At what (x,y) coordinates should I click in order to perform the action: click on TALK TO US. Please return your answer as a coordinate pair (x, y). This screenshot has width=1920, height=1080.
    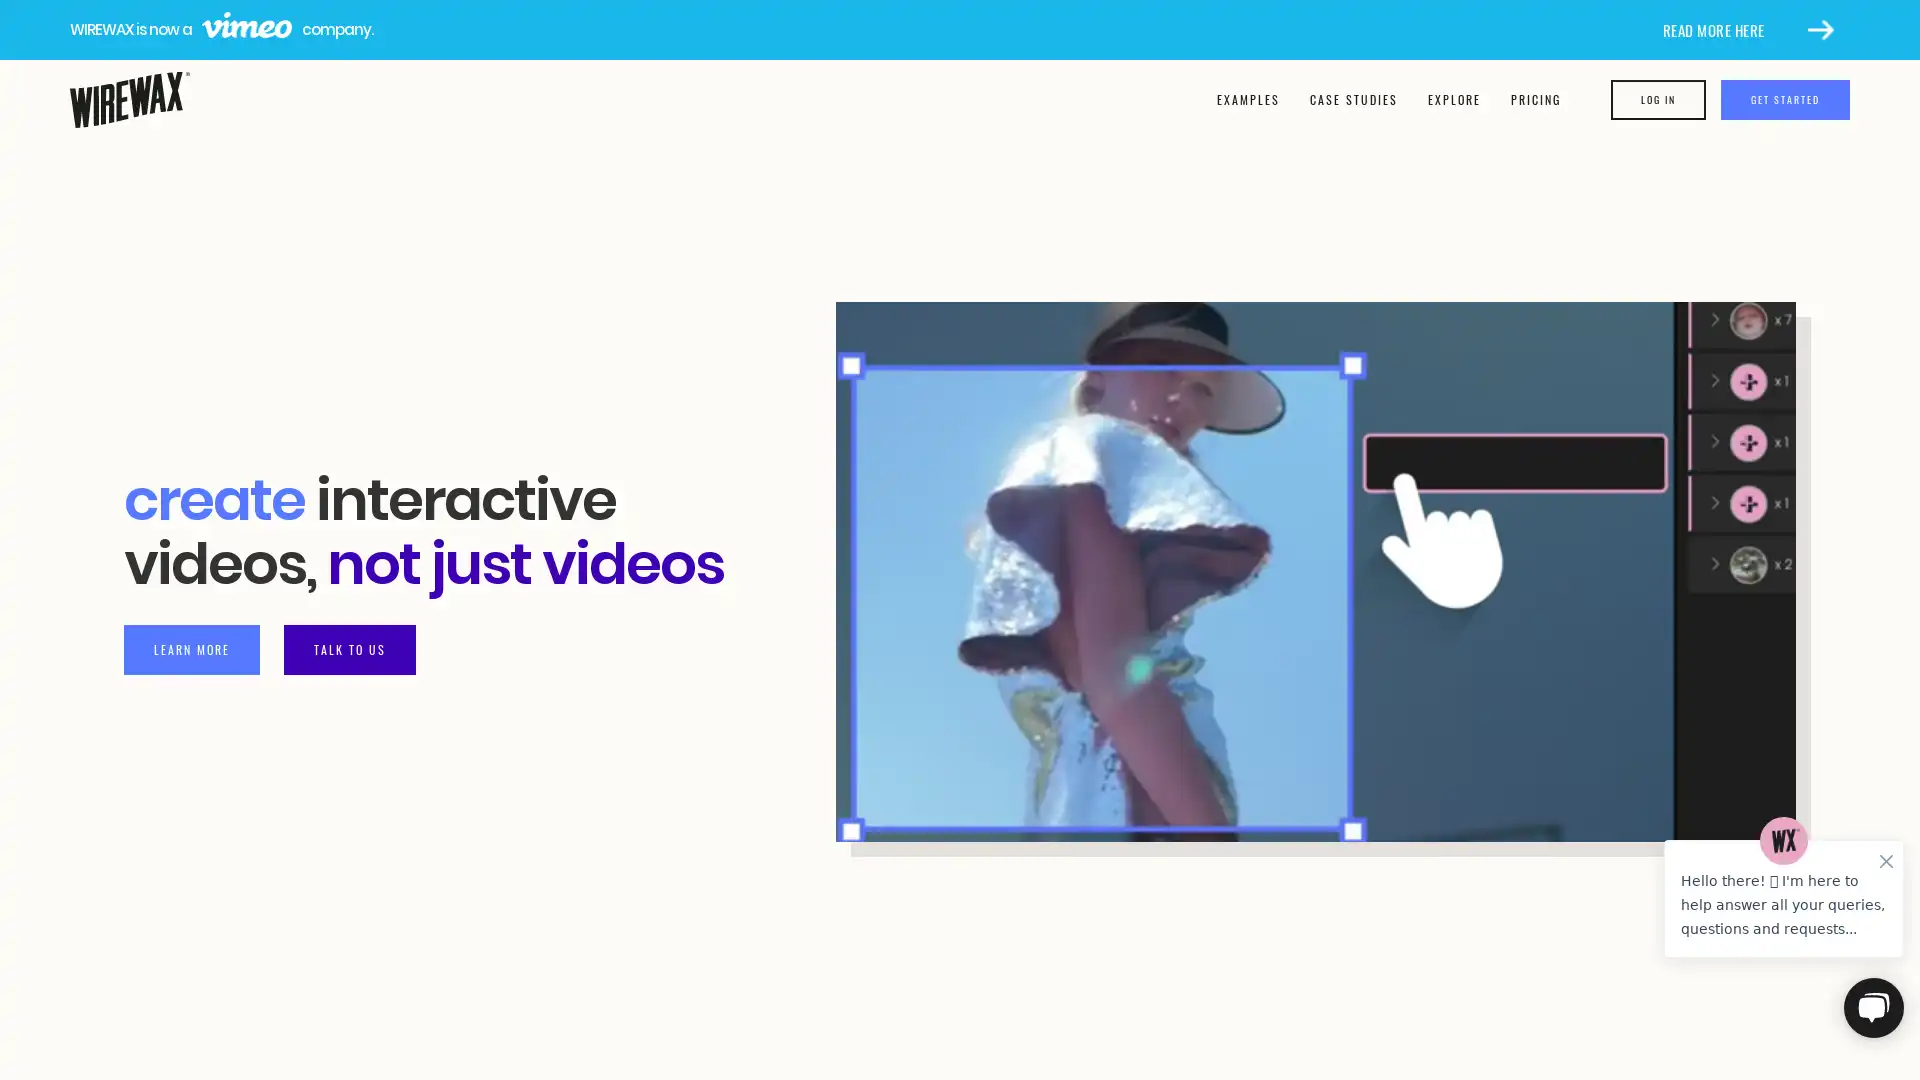
    Looking at the image, I should click on (350, 648).